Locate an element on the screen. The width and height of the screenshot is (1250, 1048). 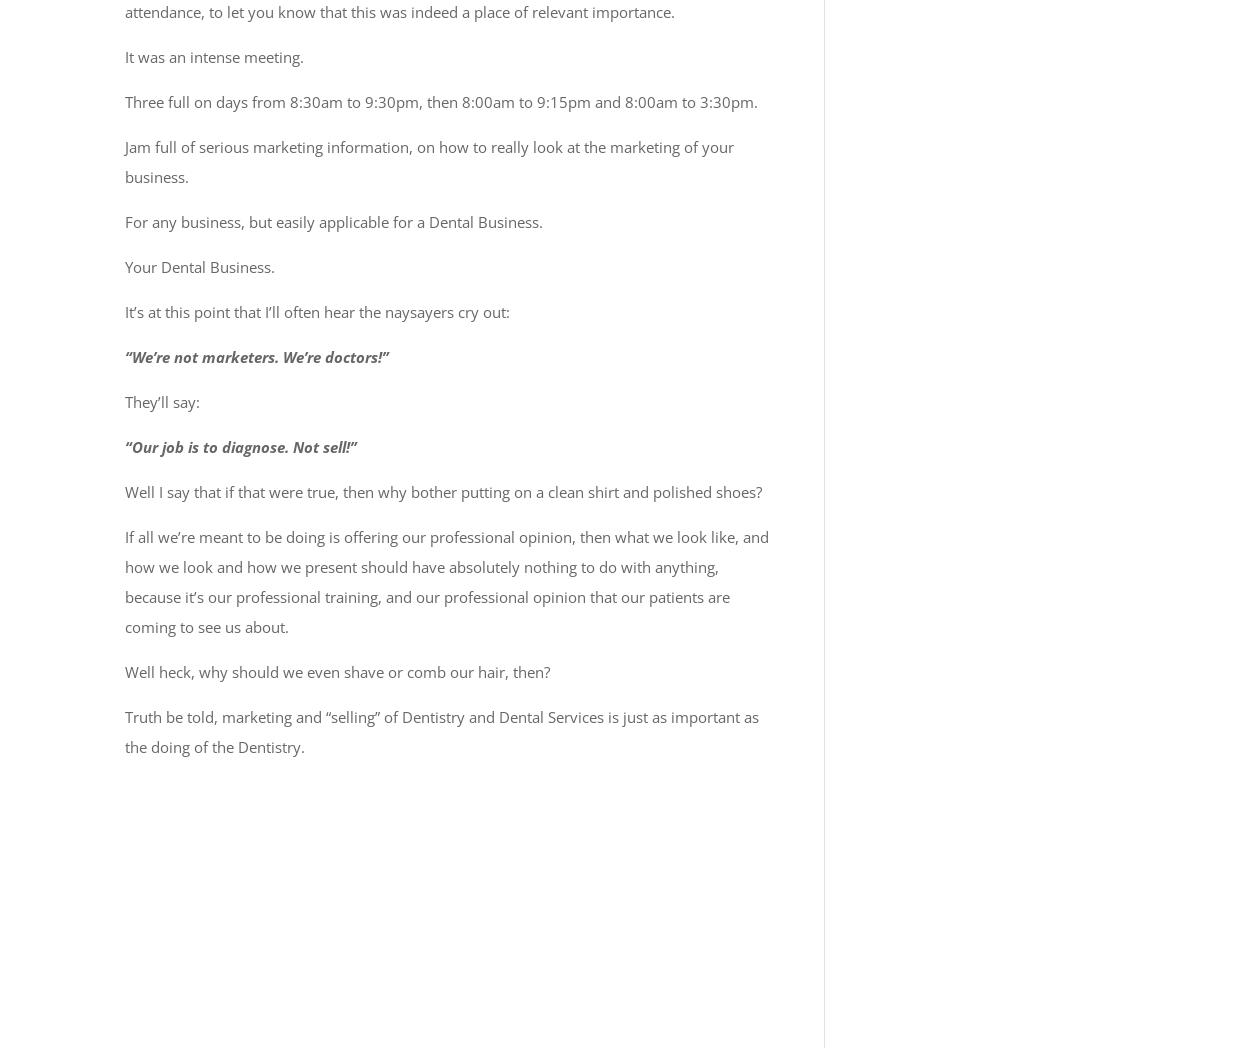
'It was an intense meeting.' is located at coordinates (213, 57).